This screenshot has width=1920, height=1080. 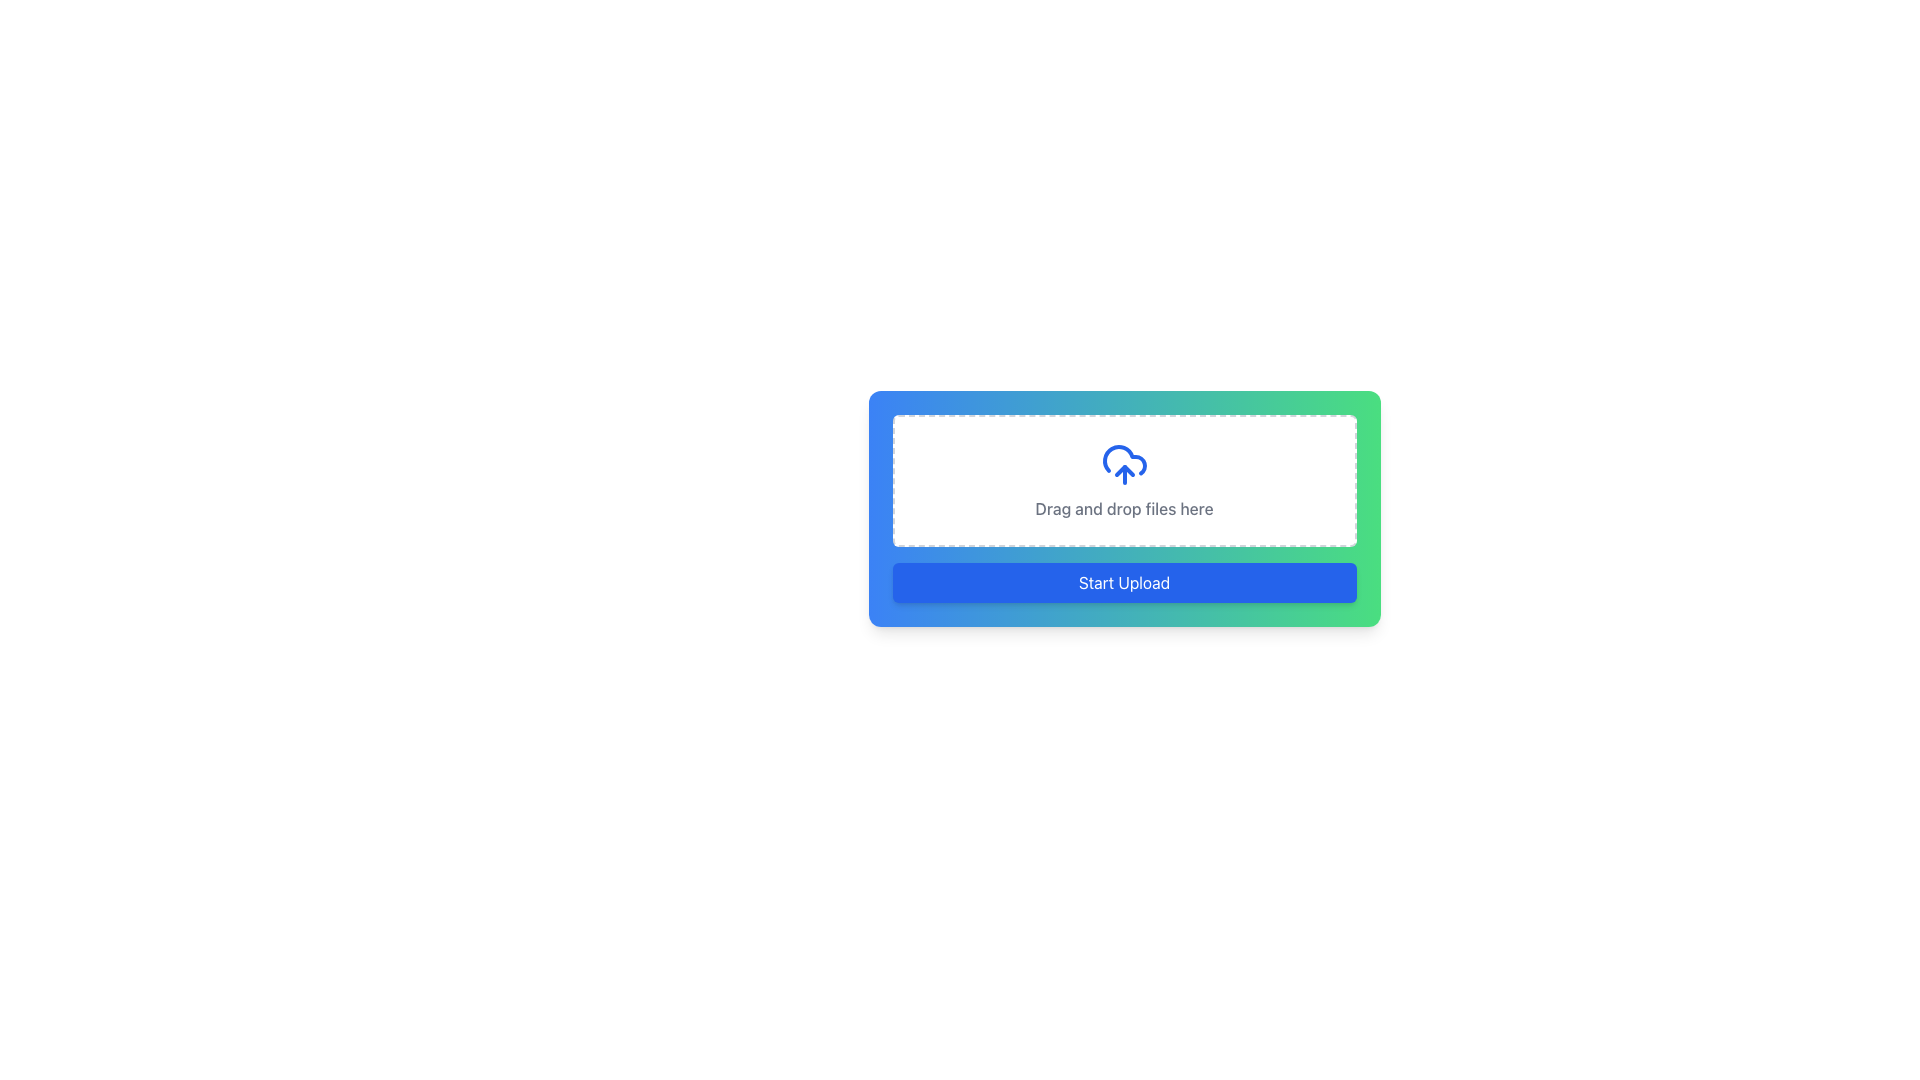 I want to click on the file upload icon that visually represents the action of uploading files, which is located centrally in a box that says 'Drag and drop files here', so click(x=1124, y=465).